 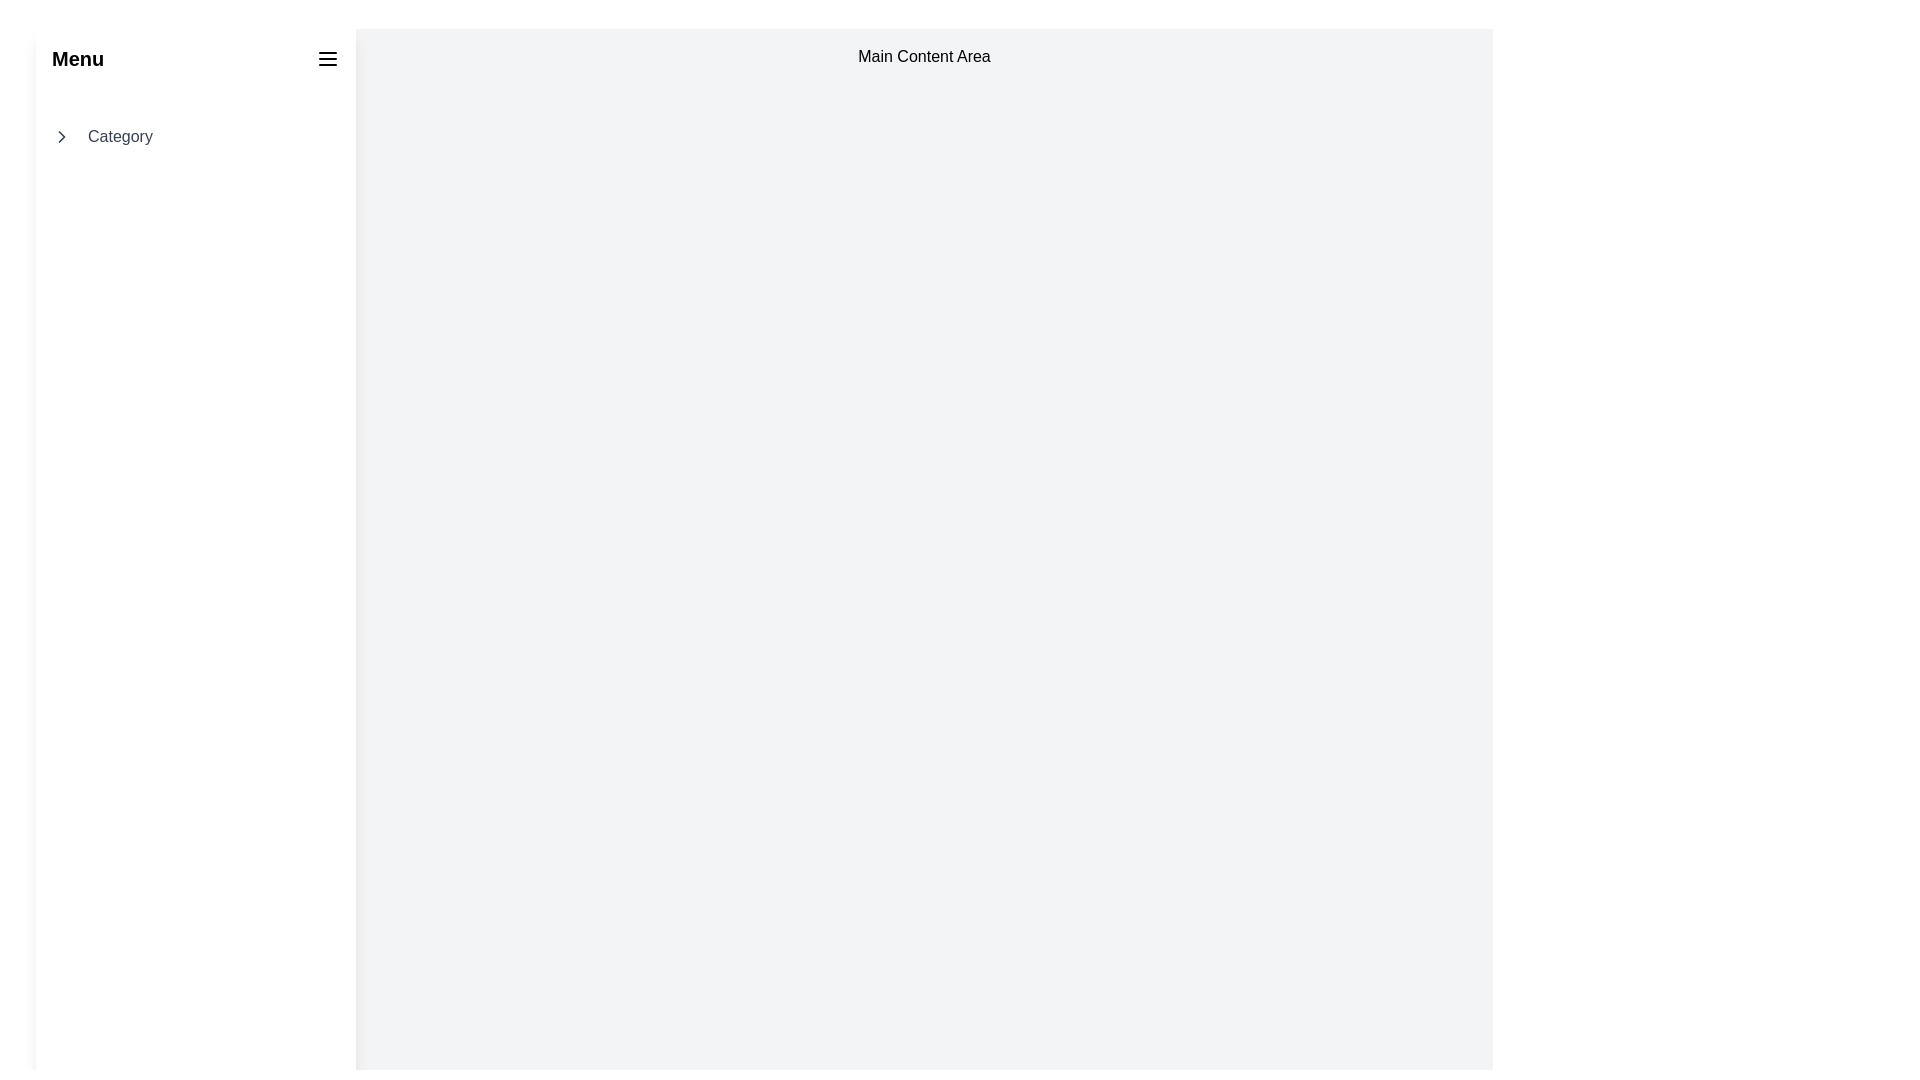 I want to click on the bold, large-sized text label that reads 'Menu', positioned at the top-left corner of the interface, ensuring it is visually constrained without wrapping, so click(x=78, y=57).